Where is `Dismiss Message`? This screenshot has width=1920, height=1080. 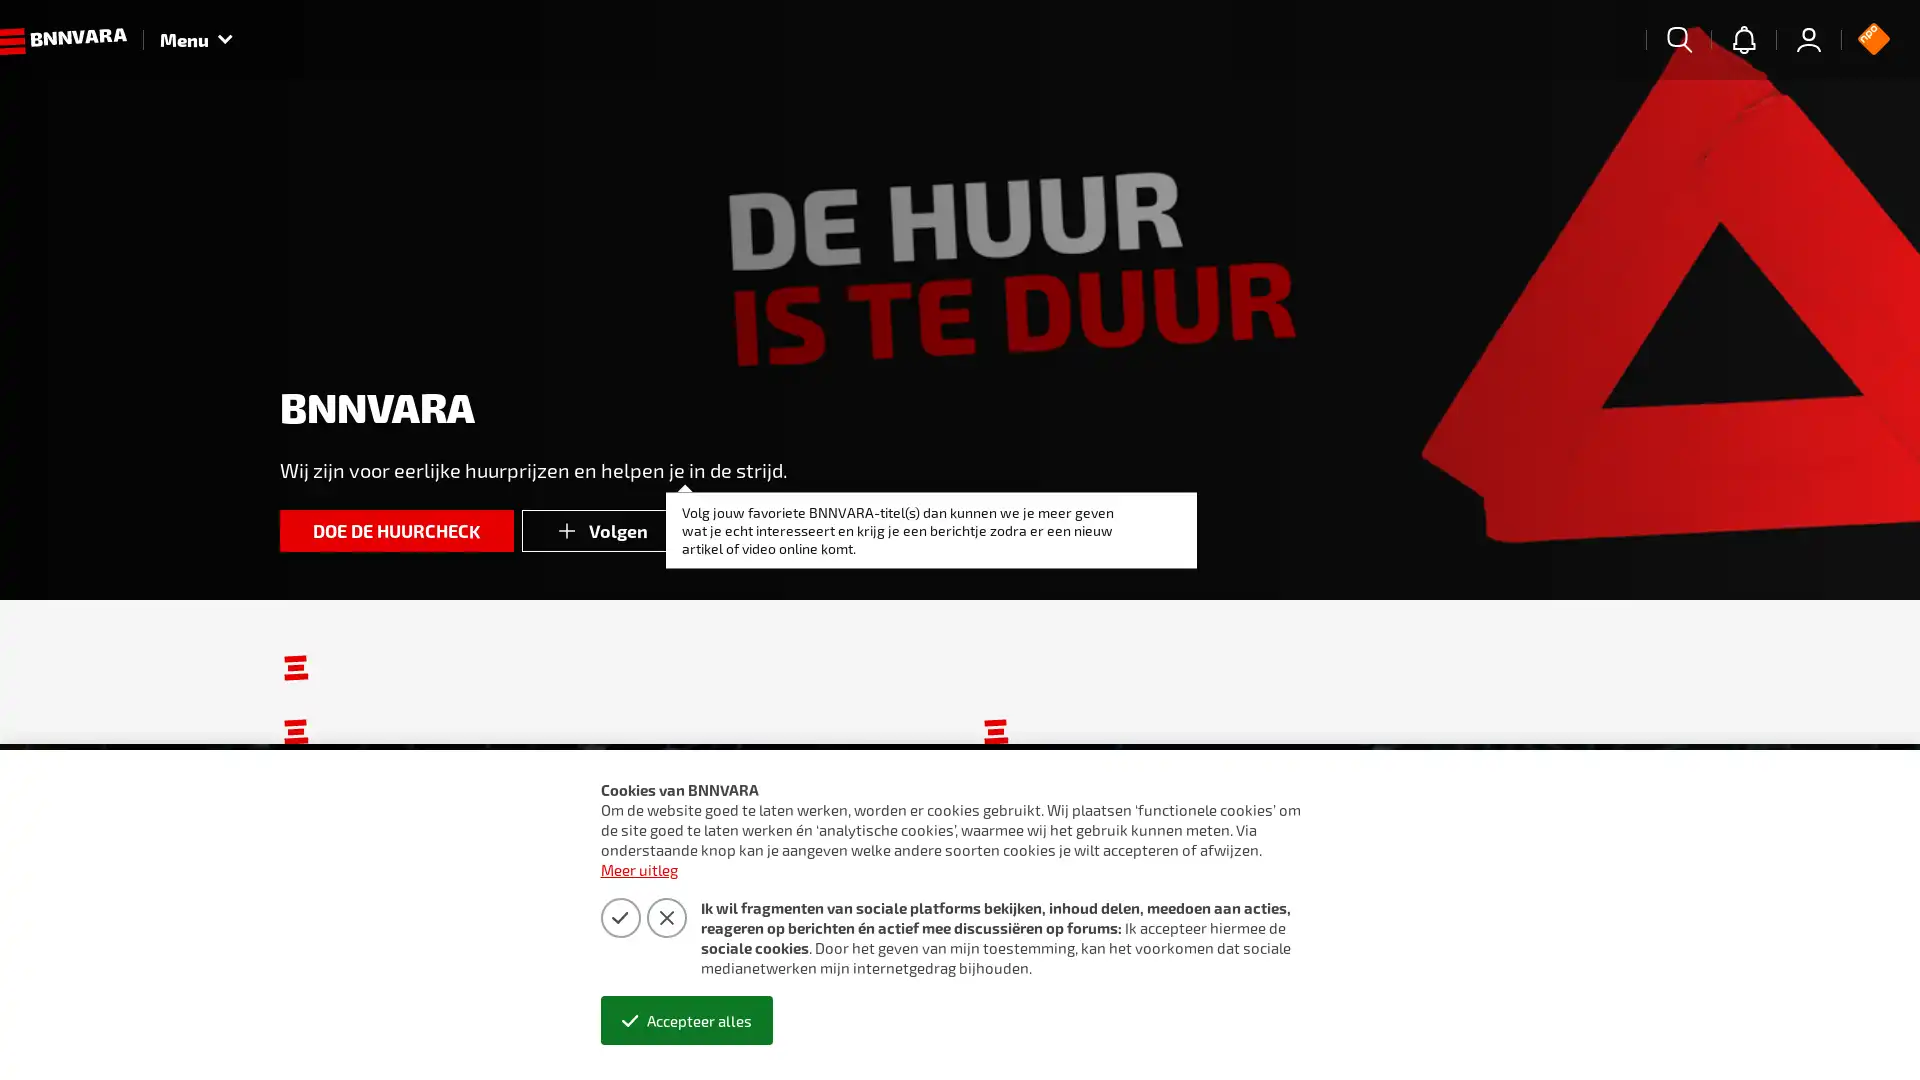 Dismiss Message is located at coordinates (1815, 1003).